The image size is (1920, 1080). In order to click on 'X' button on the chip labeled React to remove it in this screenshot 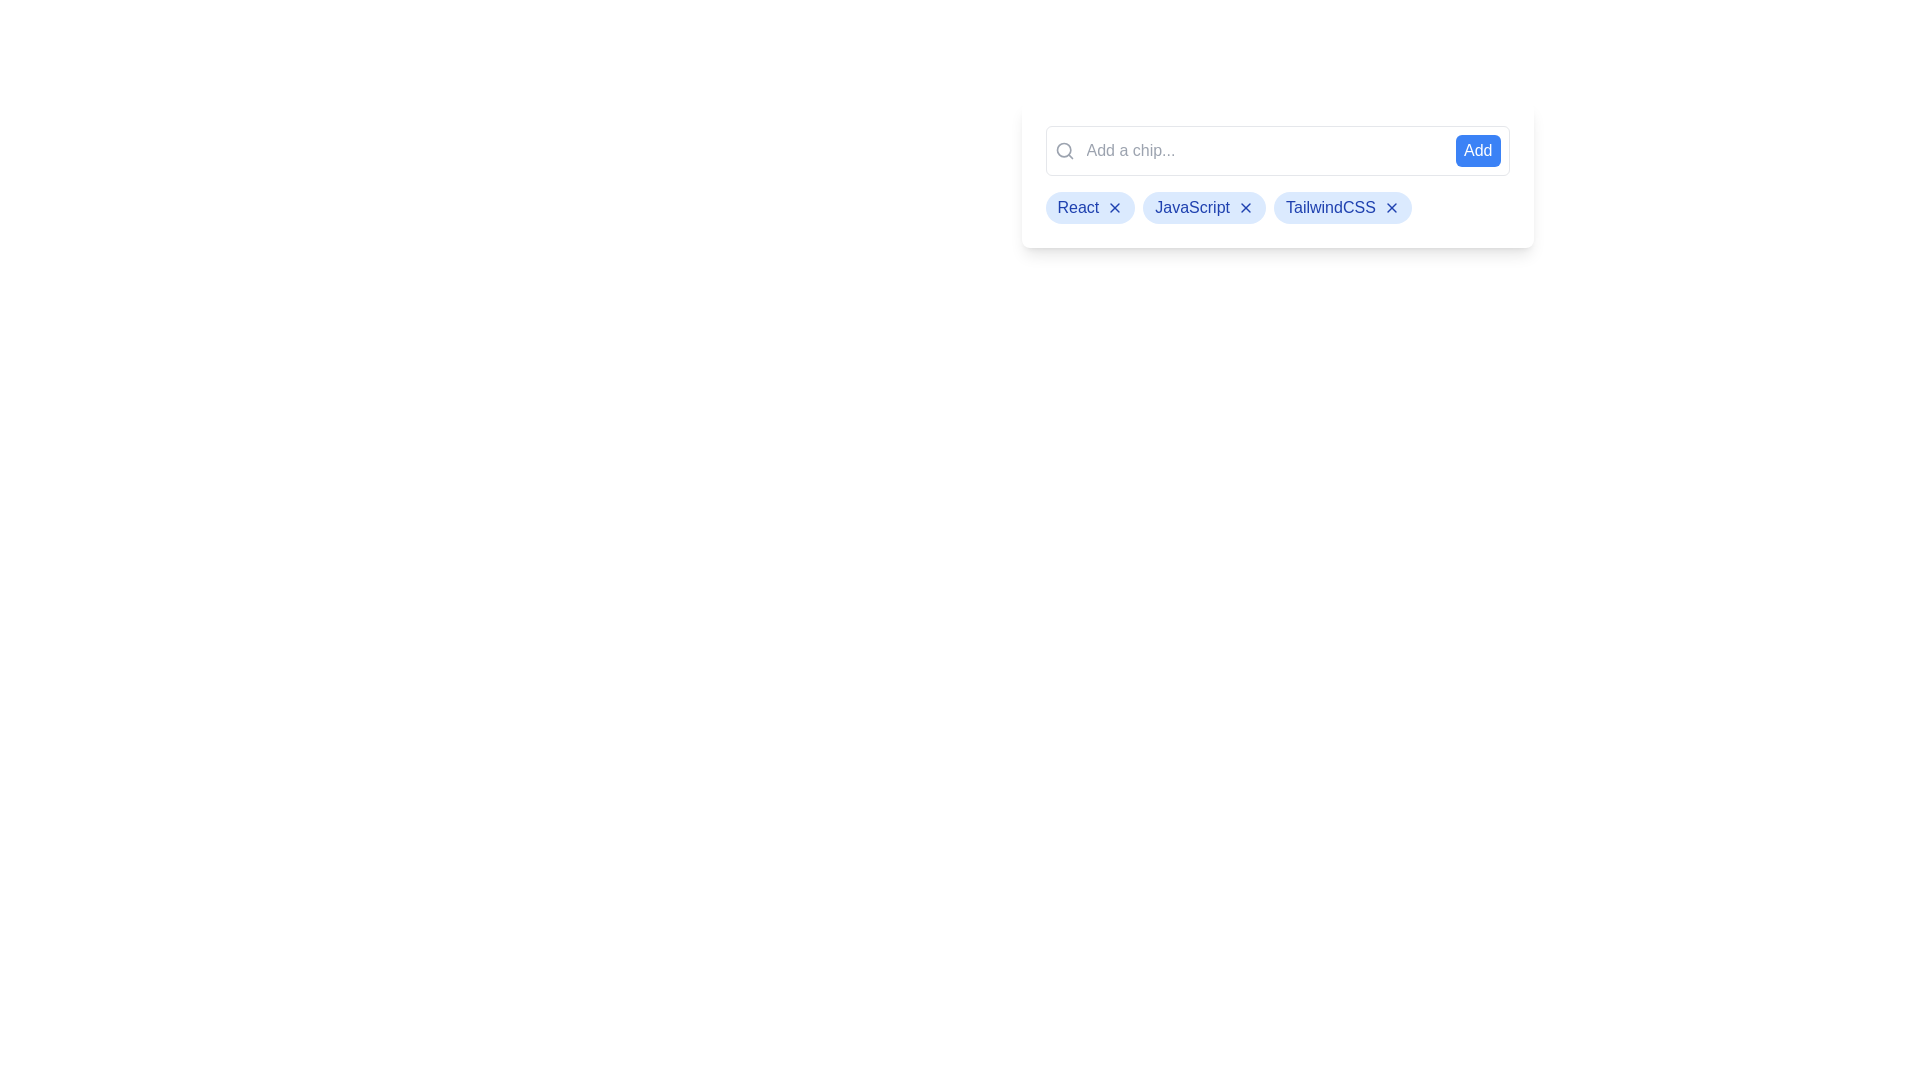, I will do `click(1114, 208)`.